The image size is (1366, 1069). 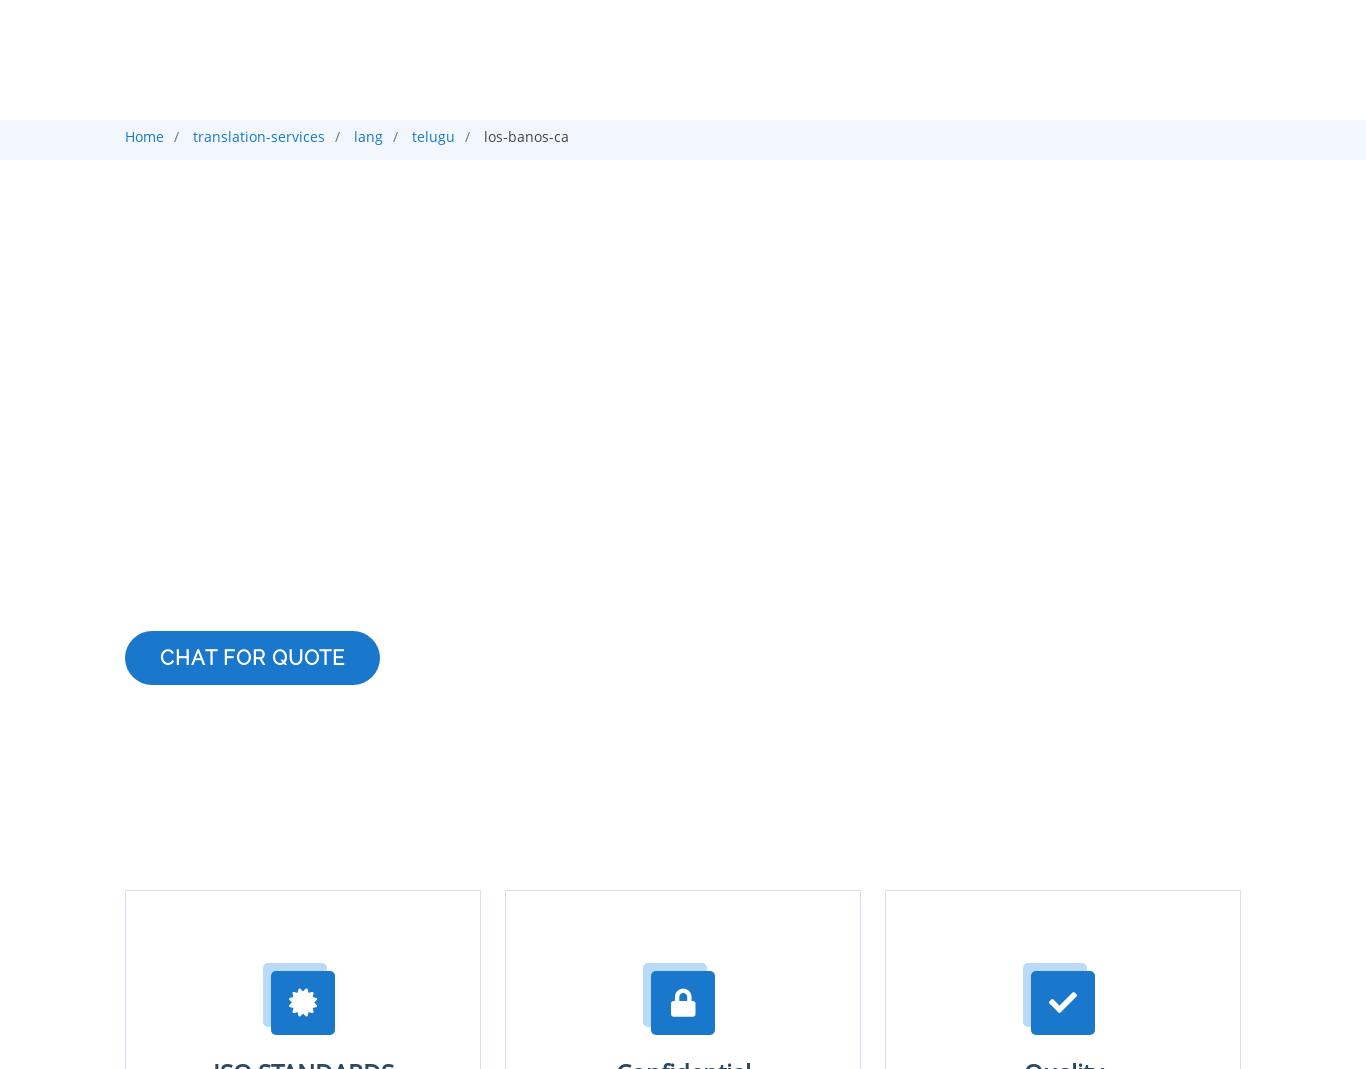 What do you see at coordinates (255, 12) in the screenshot?
I see `'Mongolian'` at bounding box center [255, 12].